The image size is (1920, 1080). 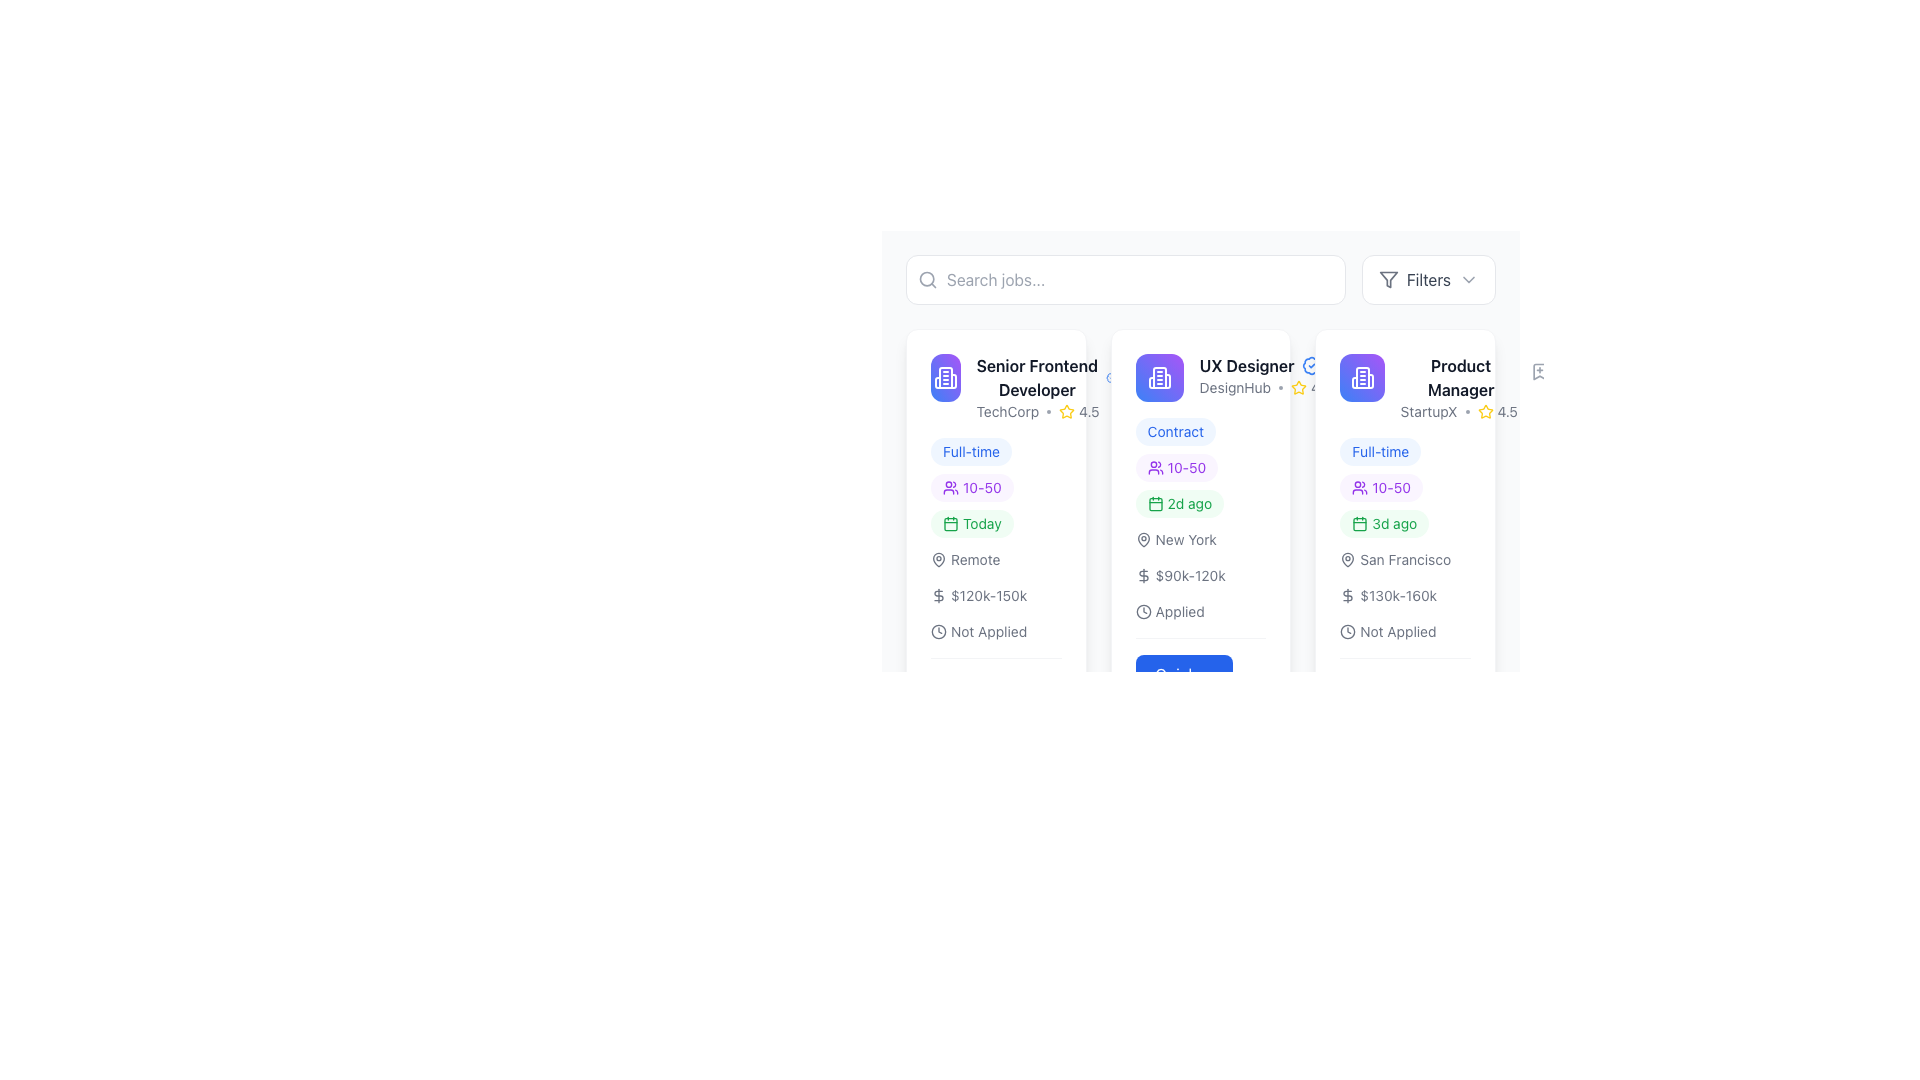 I want to click on 'Product Manager' text label, which is a bold and dark-colored element located at the top-center of the job listing card, so click(x=1461, y=378).